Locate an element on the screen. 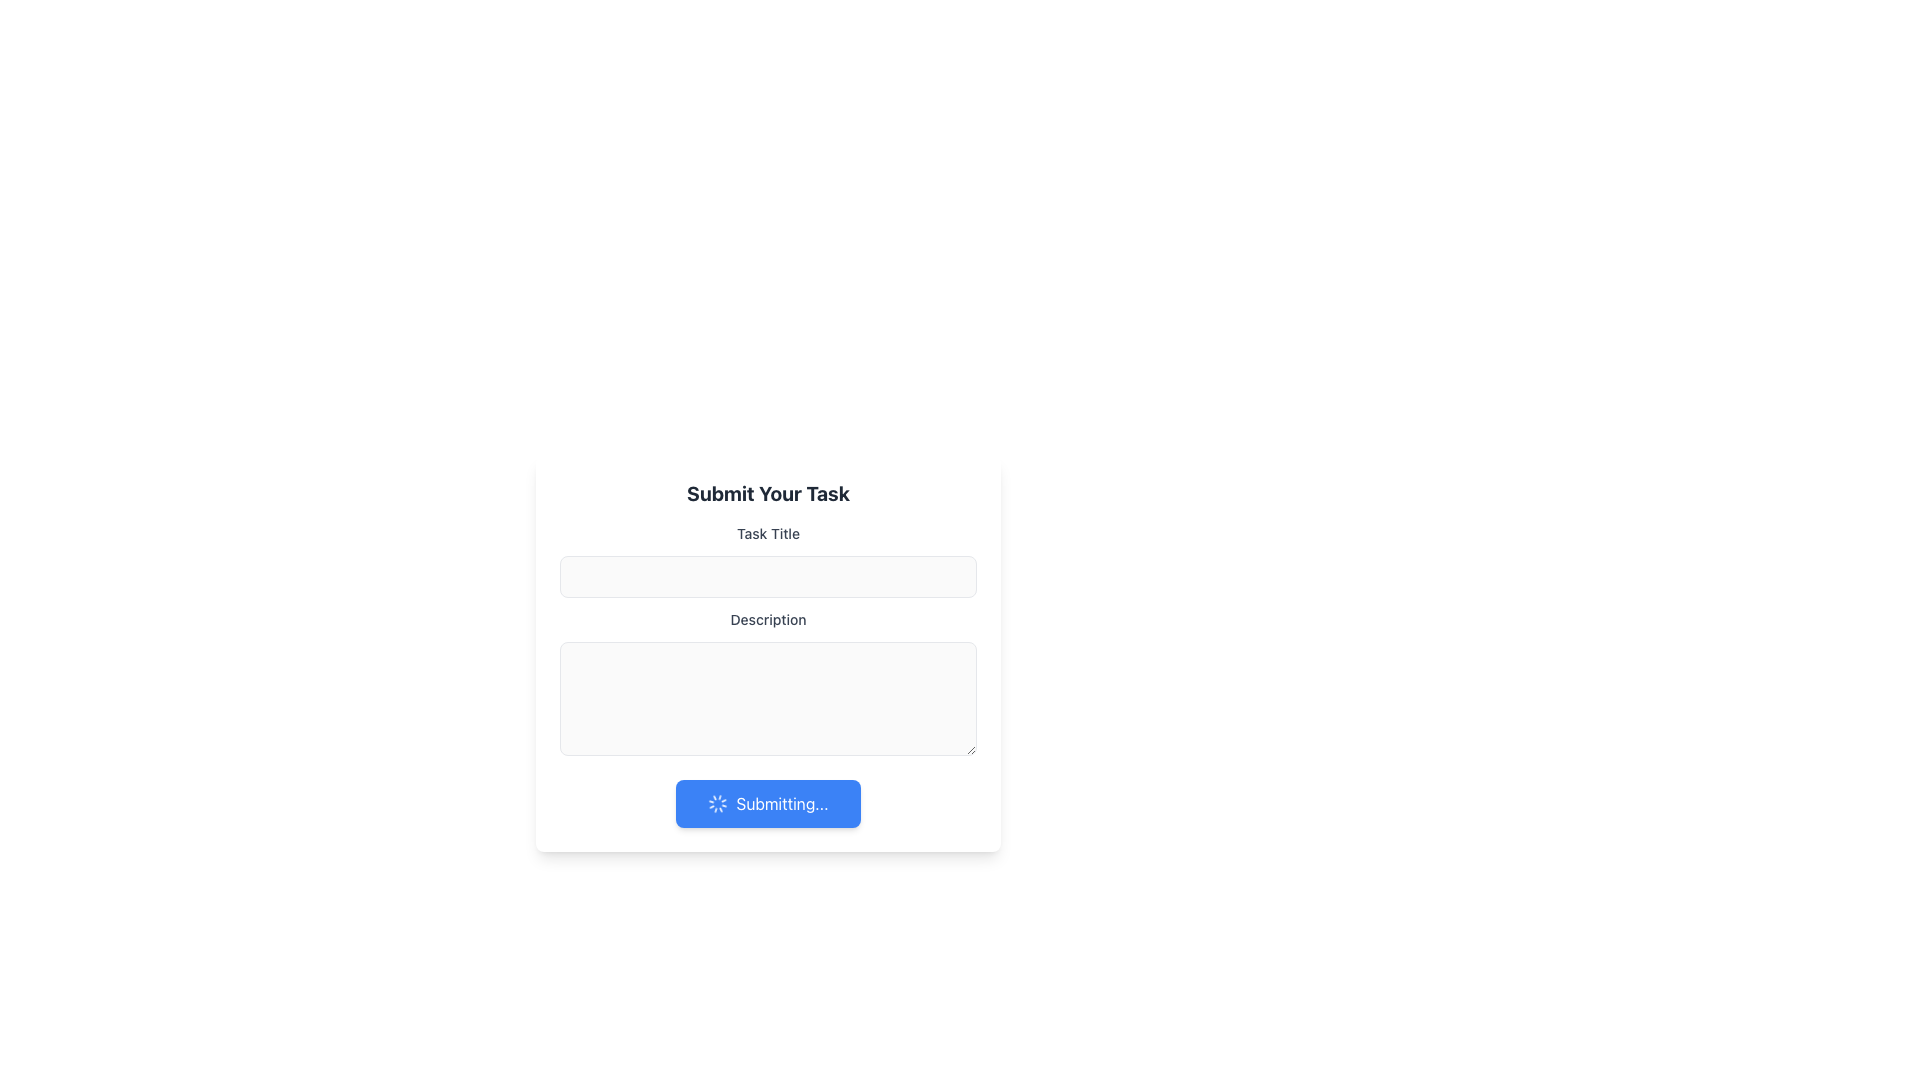 This screenshot has width=1920, height=1080. the bold text header titled 'Submit Your Task', which is center-aligned and located at the top of the form layout is located at coordinates (767, 493).